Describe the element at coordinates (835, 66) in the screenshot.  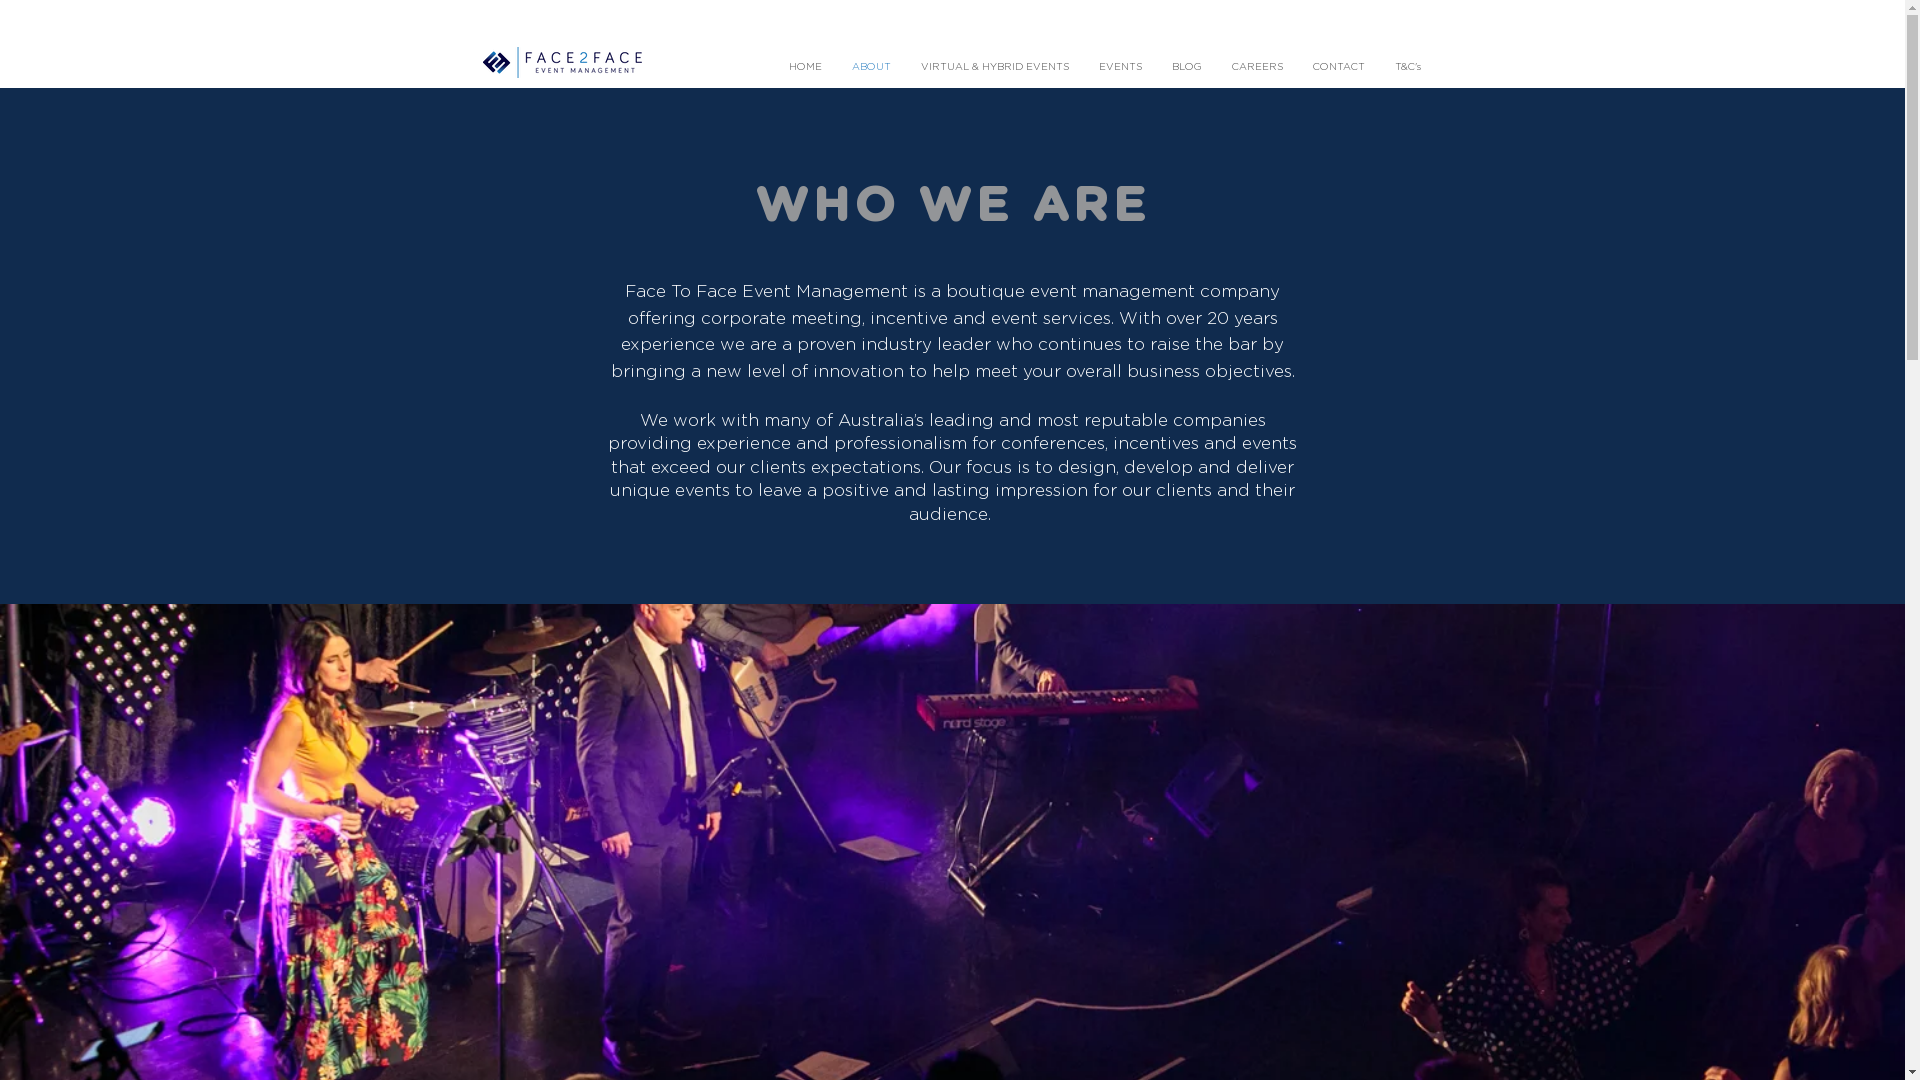
I see `'ABOUT'` at that location.